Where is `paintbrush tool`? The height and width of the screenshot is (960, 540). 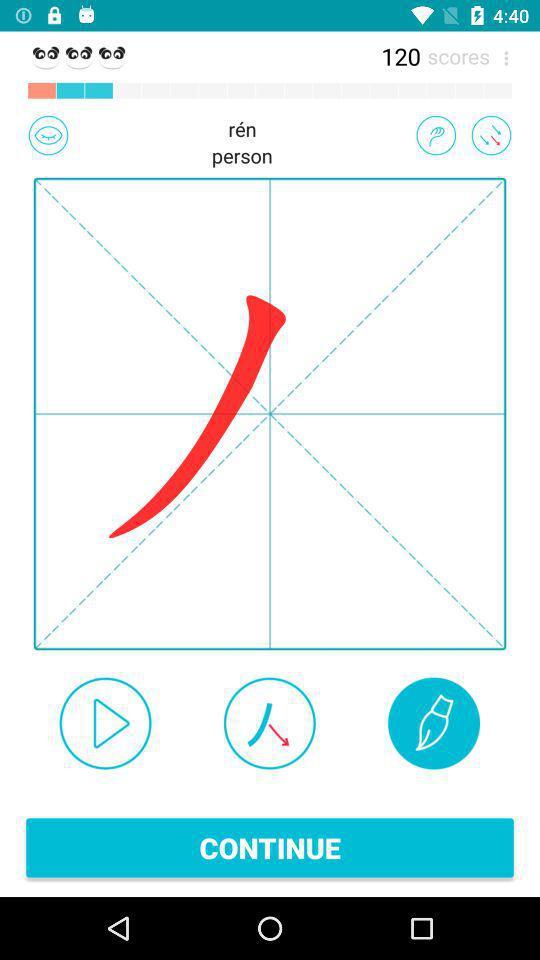 paintbrush tool is located at coordinates (433, 722).